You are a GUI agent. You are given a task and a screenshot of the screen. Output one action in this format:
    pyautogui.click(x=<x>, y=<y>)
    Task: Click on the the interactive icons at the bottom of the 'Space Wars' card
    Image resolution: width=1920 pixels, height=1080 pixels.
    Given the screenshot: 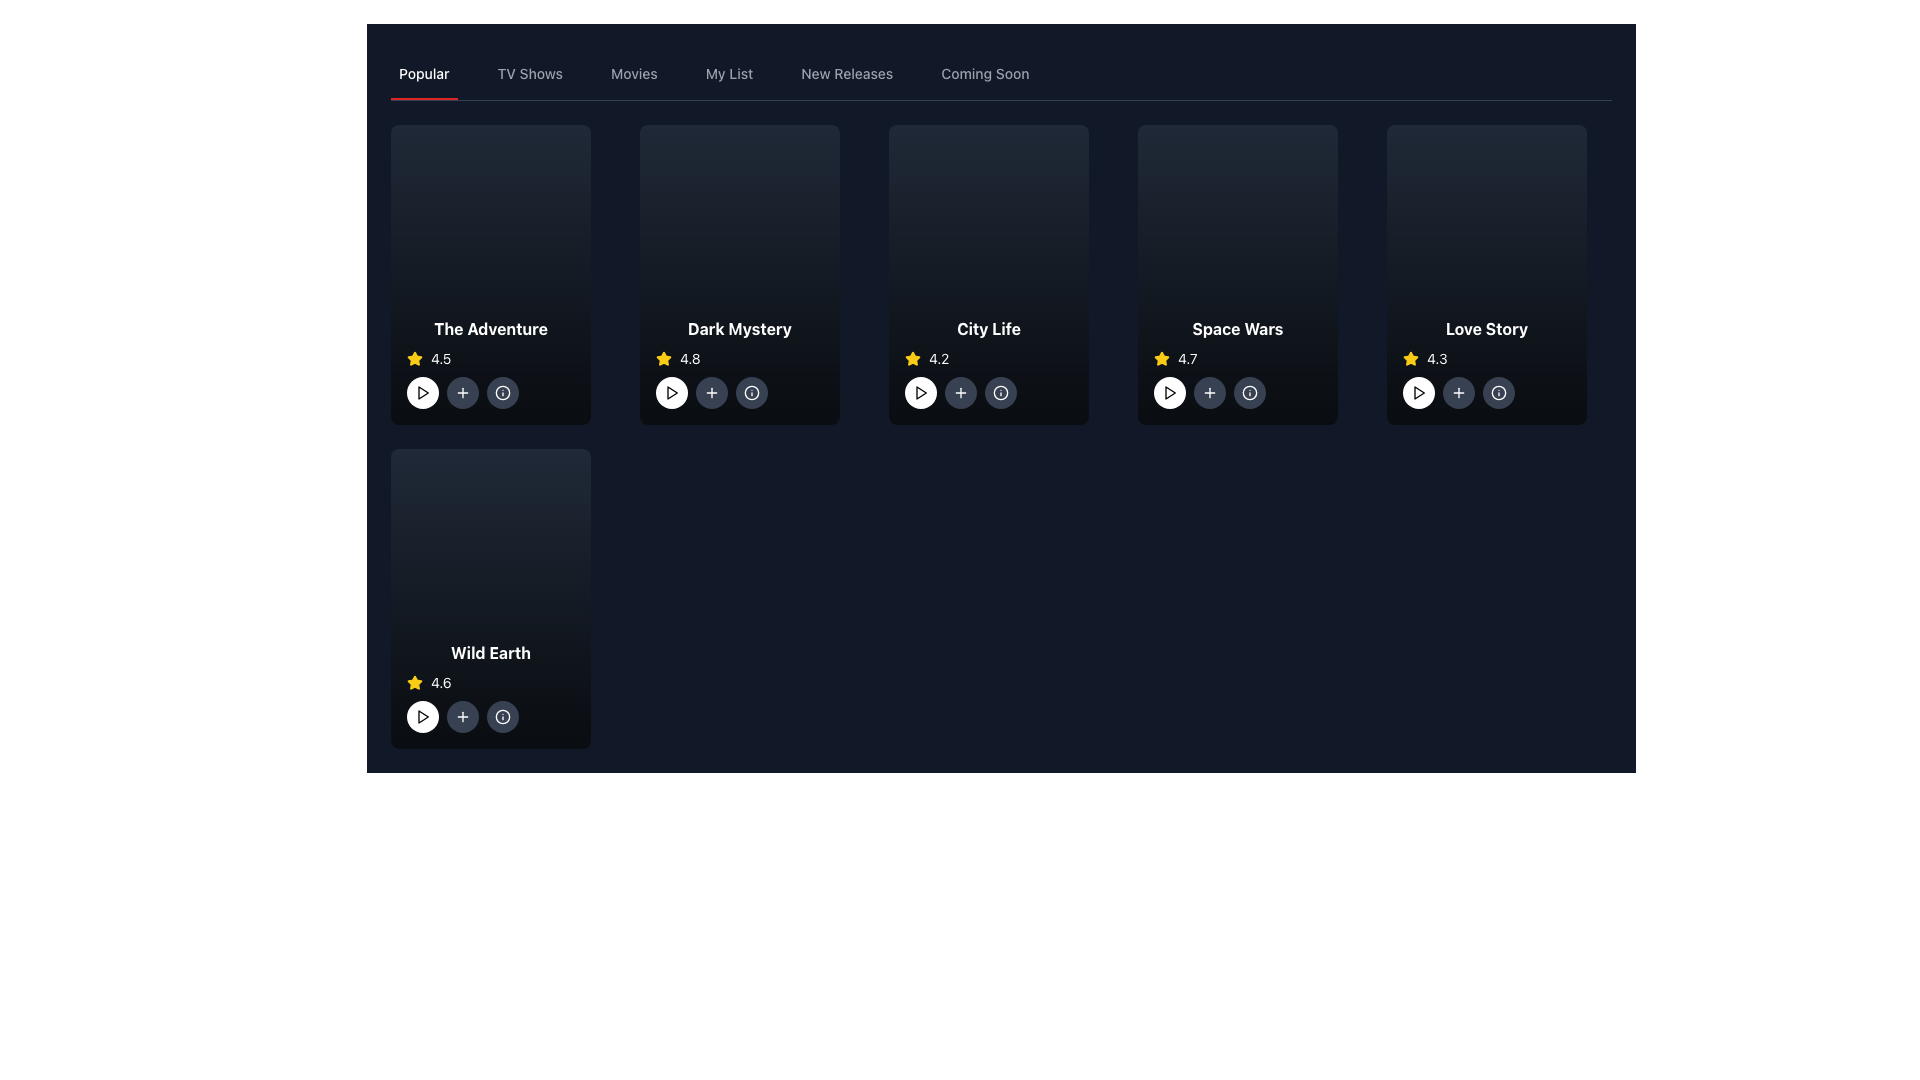 What is the action you would take?
    pyautogui.click(x=1237, y=362)
    